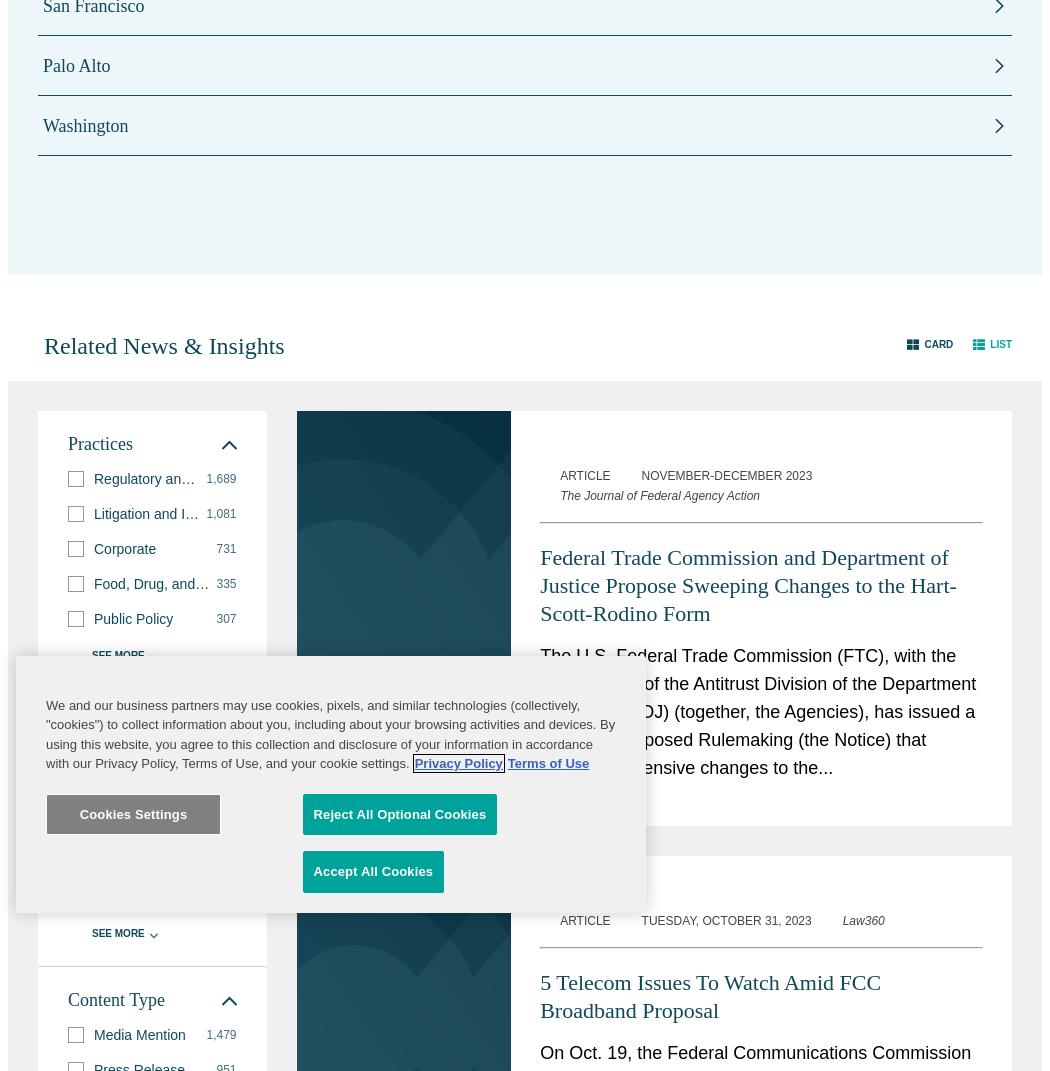  Describe the element at coordinates (225, 862) in the screenshot. I see `'137'` at that location.